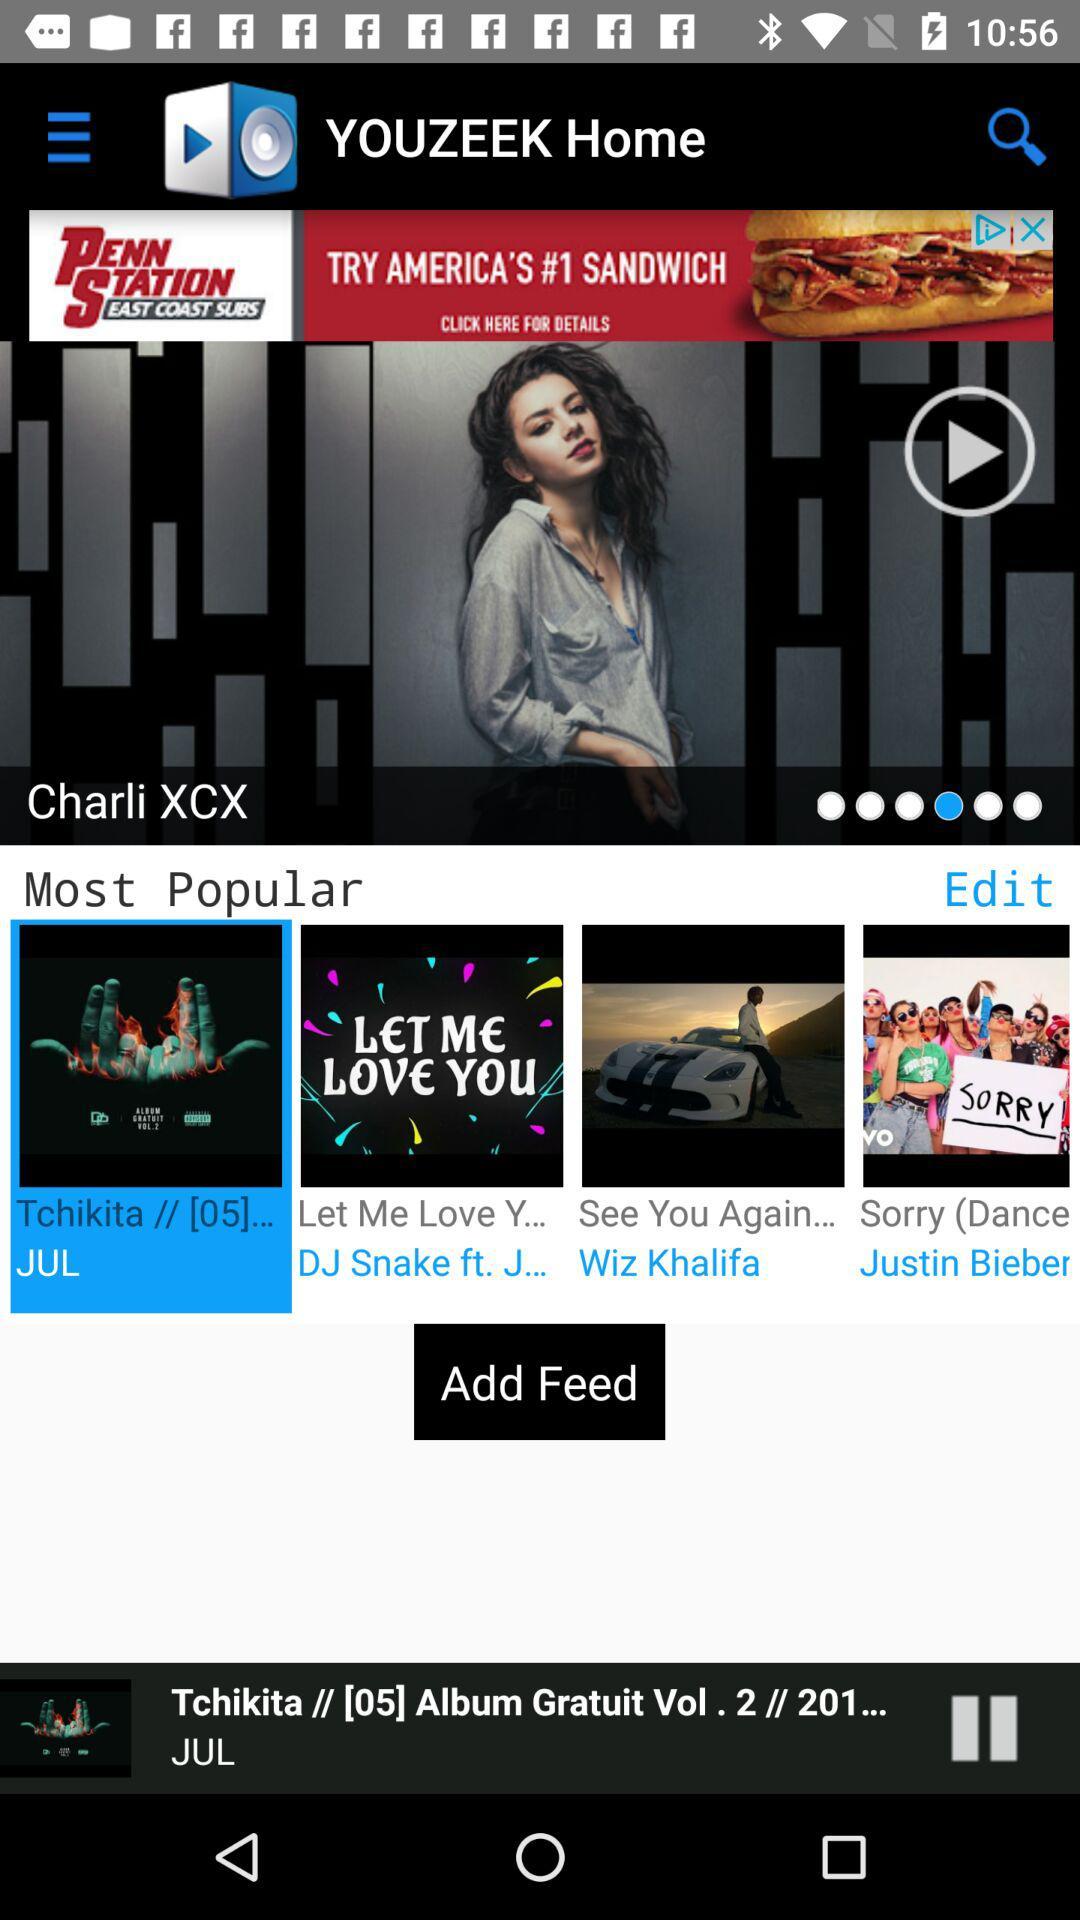  Describe the element at coordinates (1004, 1727) in the screenshot. I see `for play option` at that location.